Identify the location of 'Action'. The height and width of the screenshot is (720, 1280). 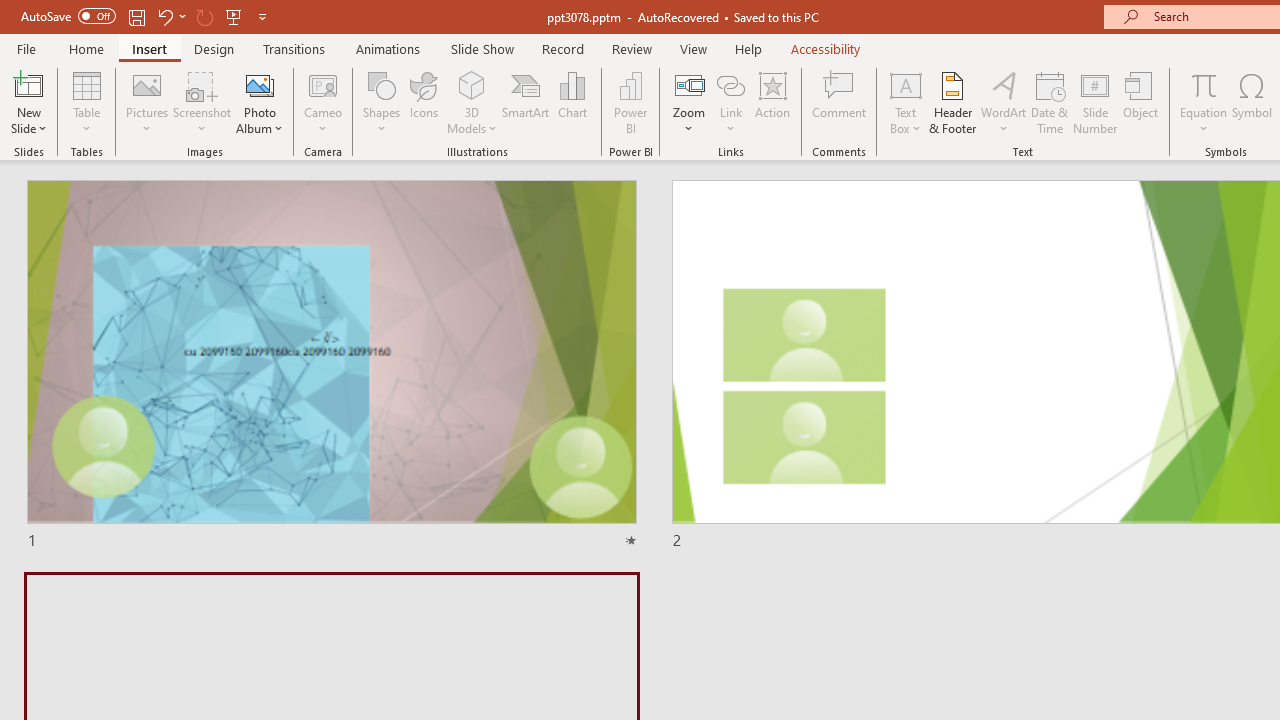
(772, 103).